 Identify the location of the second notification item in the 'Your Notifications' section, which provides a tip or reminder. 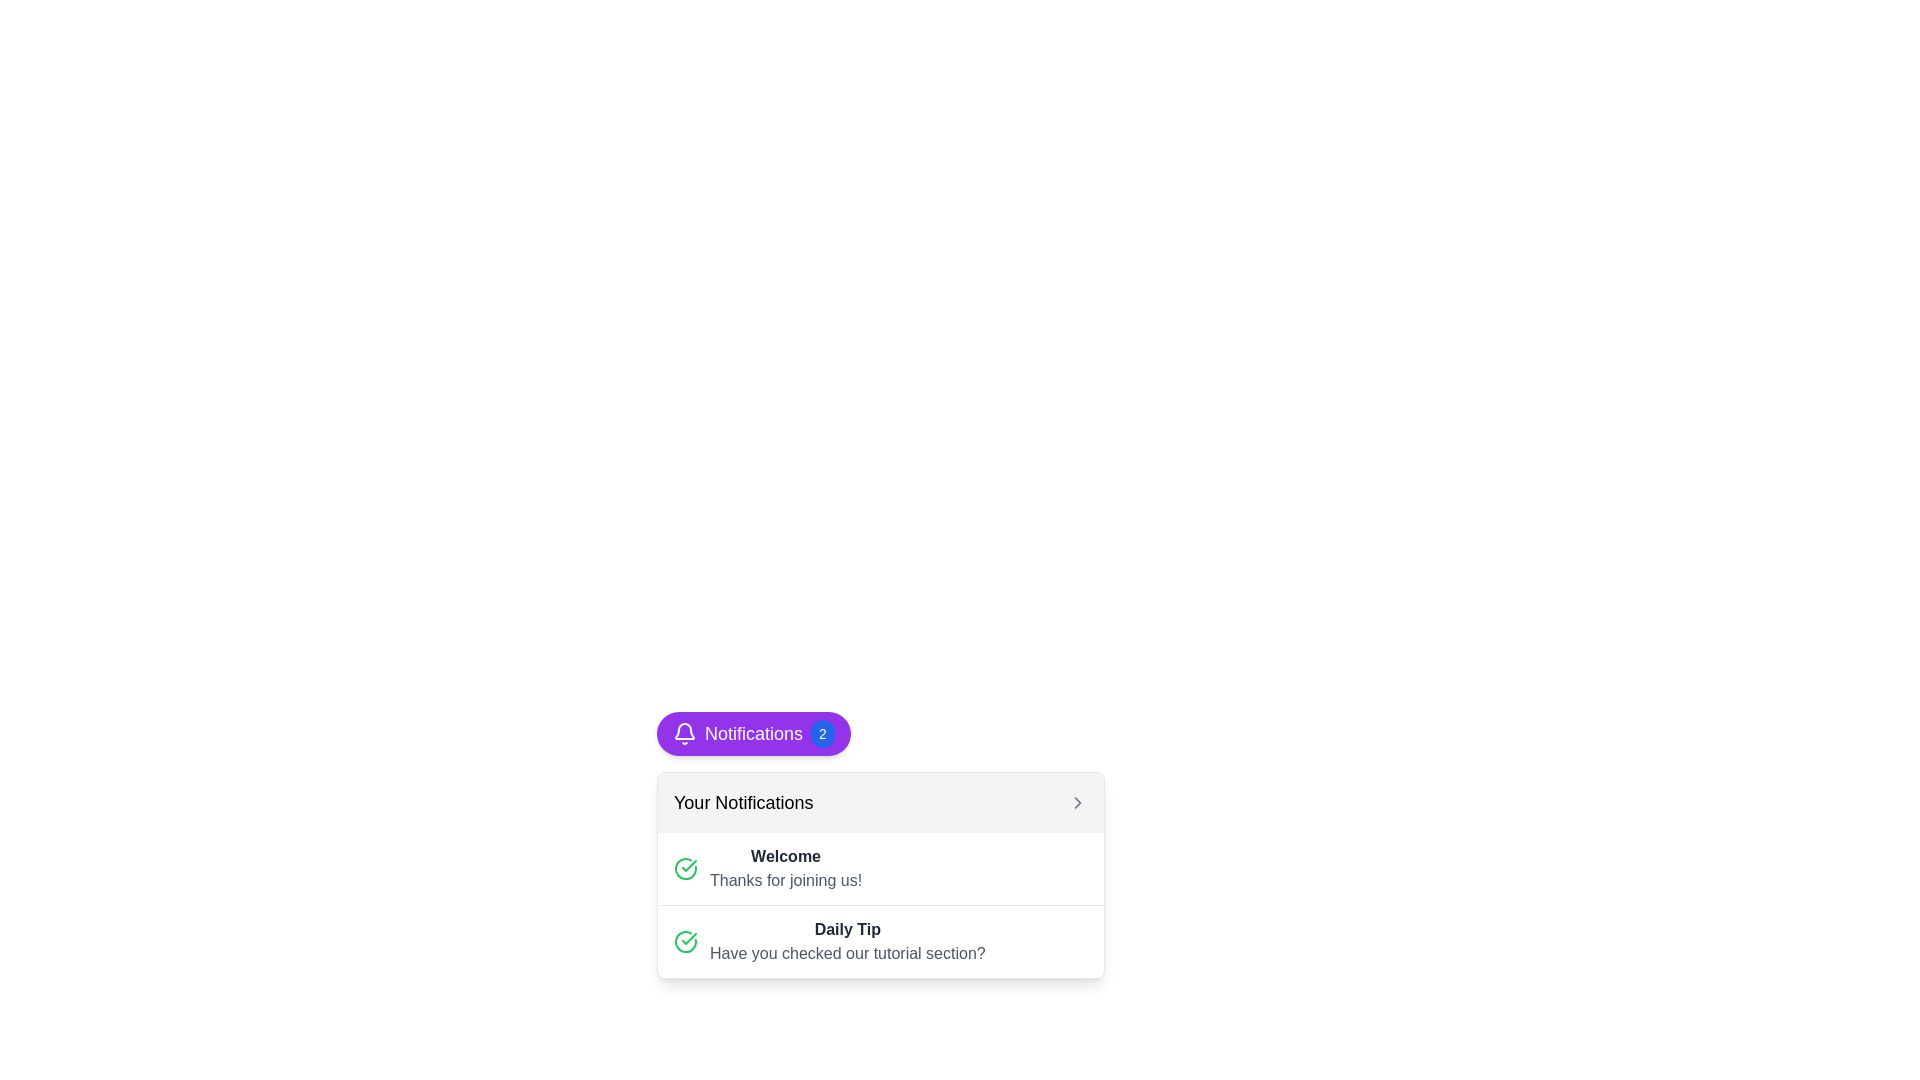
(880, 941).